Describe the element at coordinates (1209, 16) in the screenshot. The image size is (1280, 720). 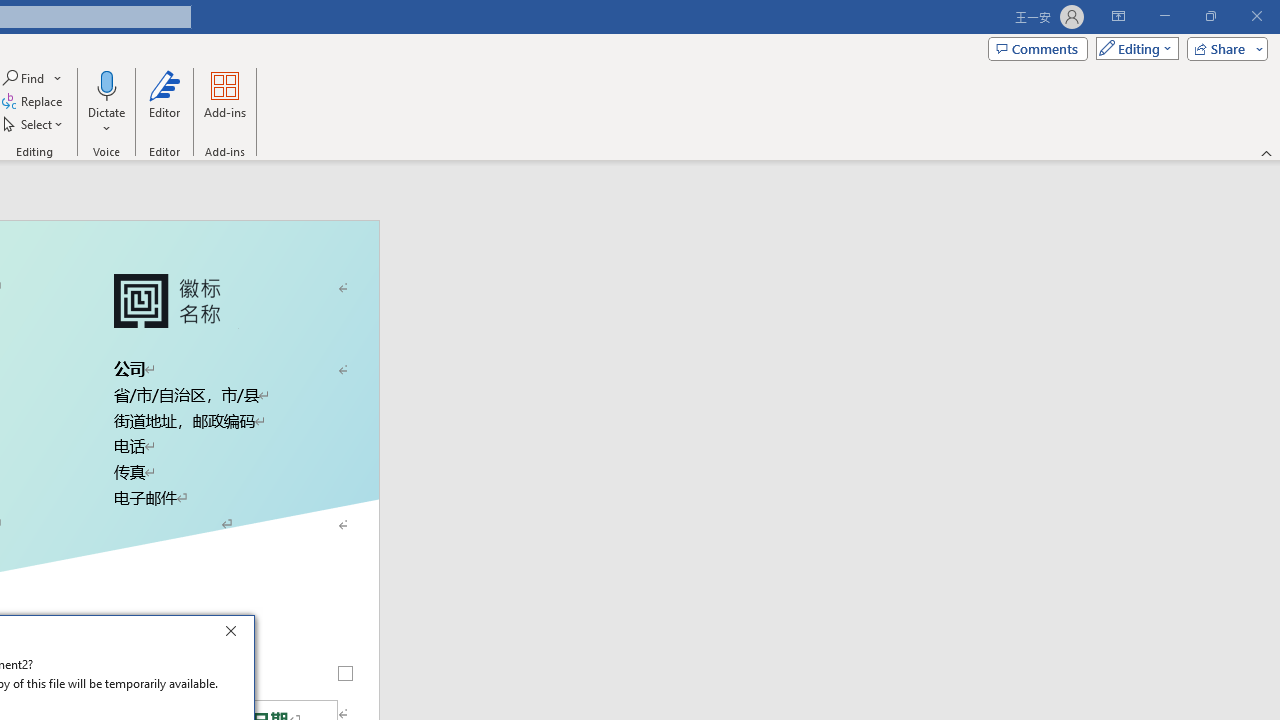
I see `'Restore Down'` at that location.